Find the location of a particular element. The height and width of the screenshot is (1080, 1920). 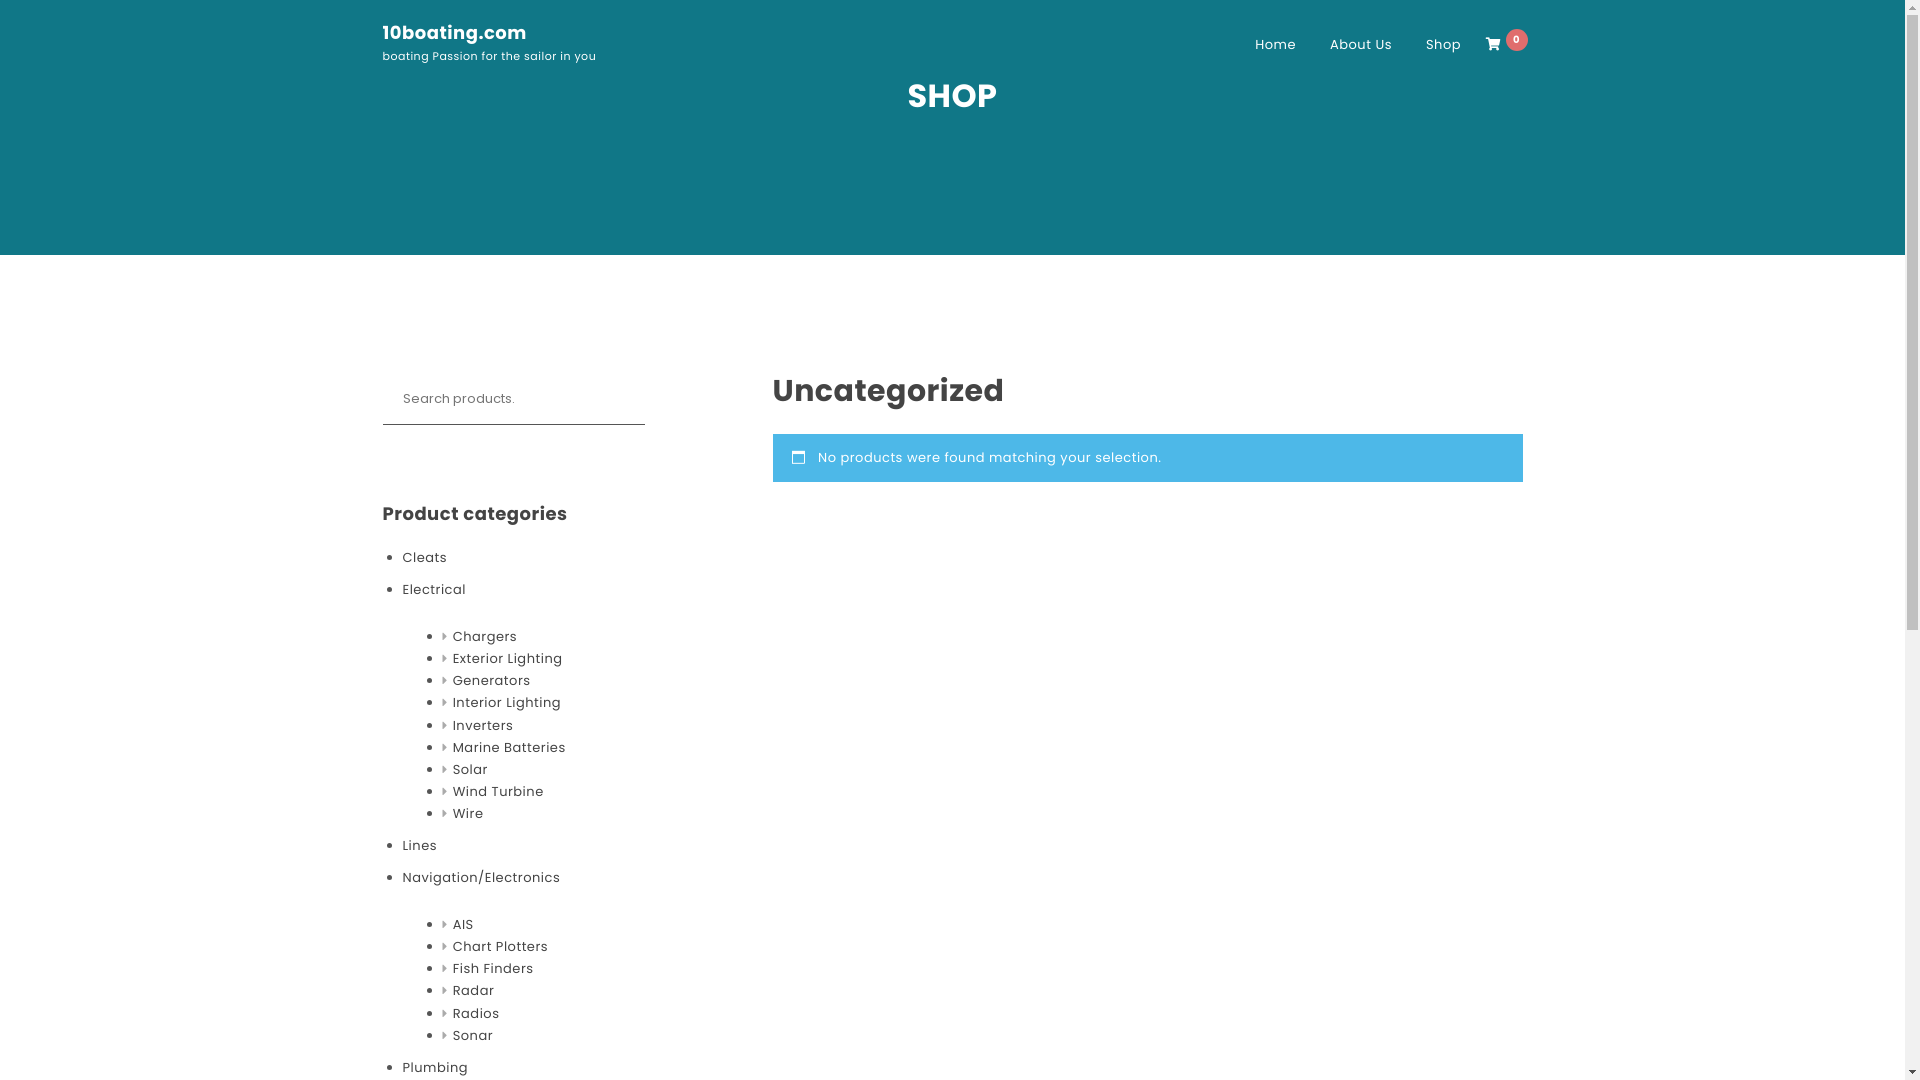

'Home' is located at coordinates (1274, 45).